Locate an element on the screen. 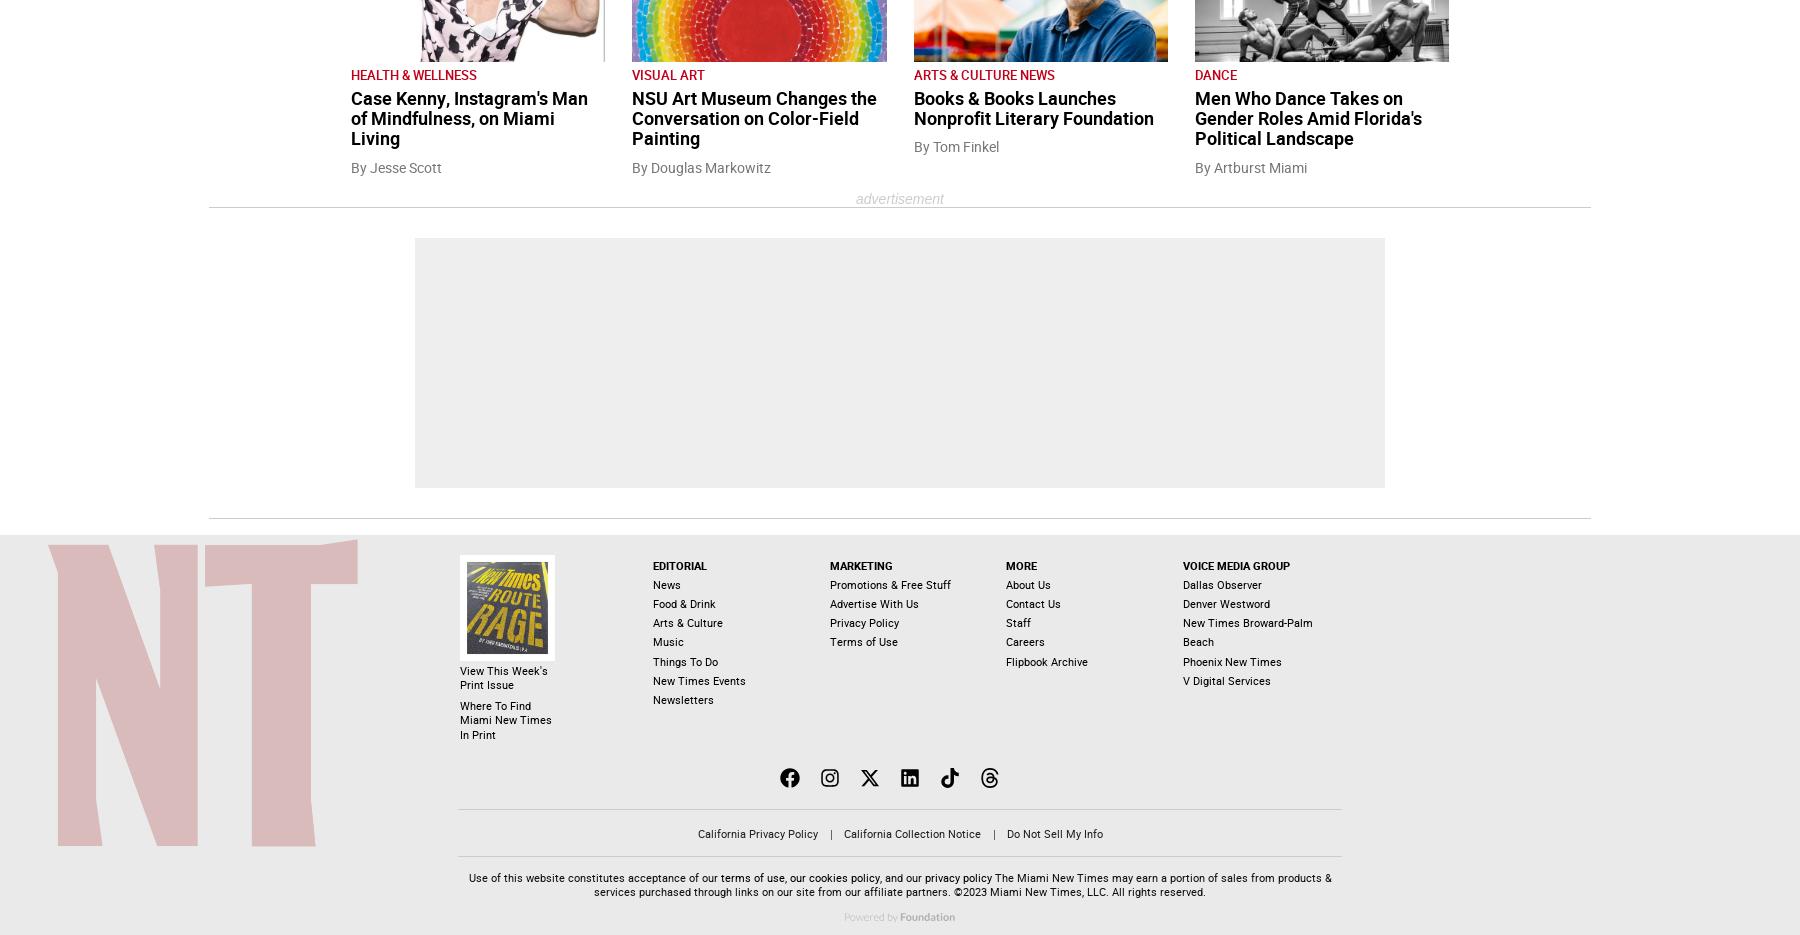 The image size is (1800, 935). 'View This Week's Print Issue' is located at coordinates (503, 677).